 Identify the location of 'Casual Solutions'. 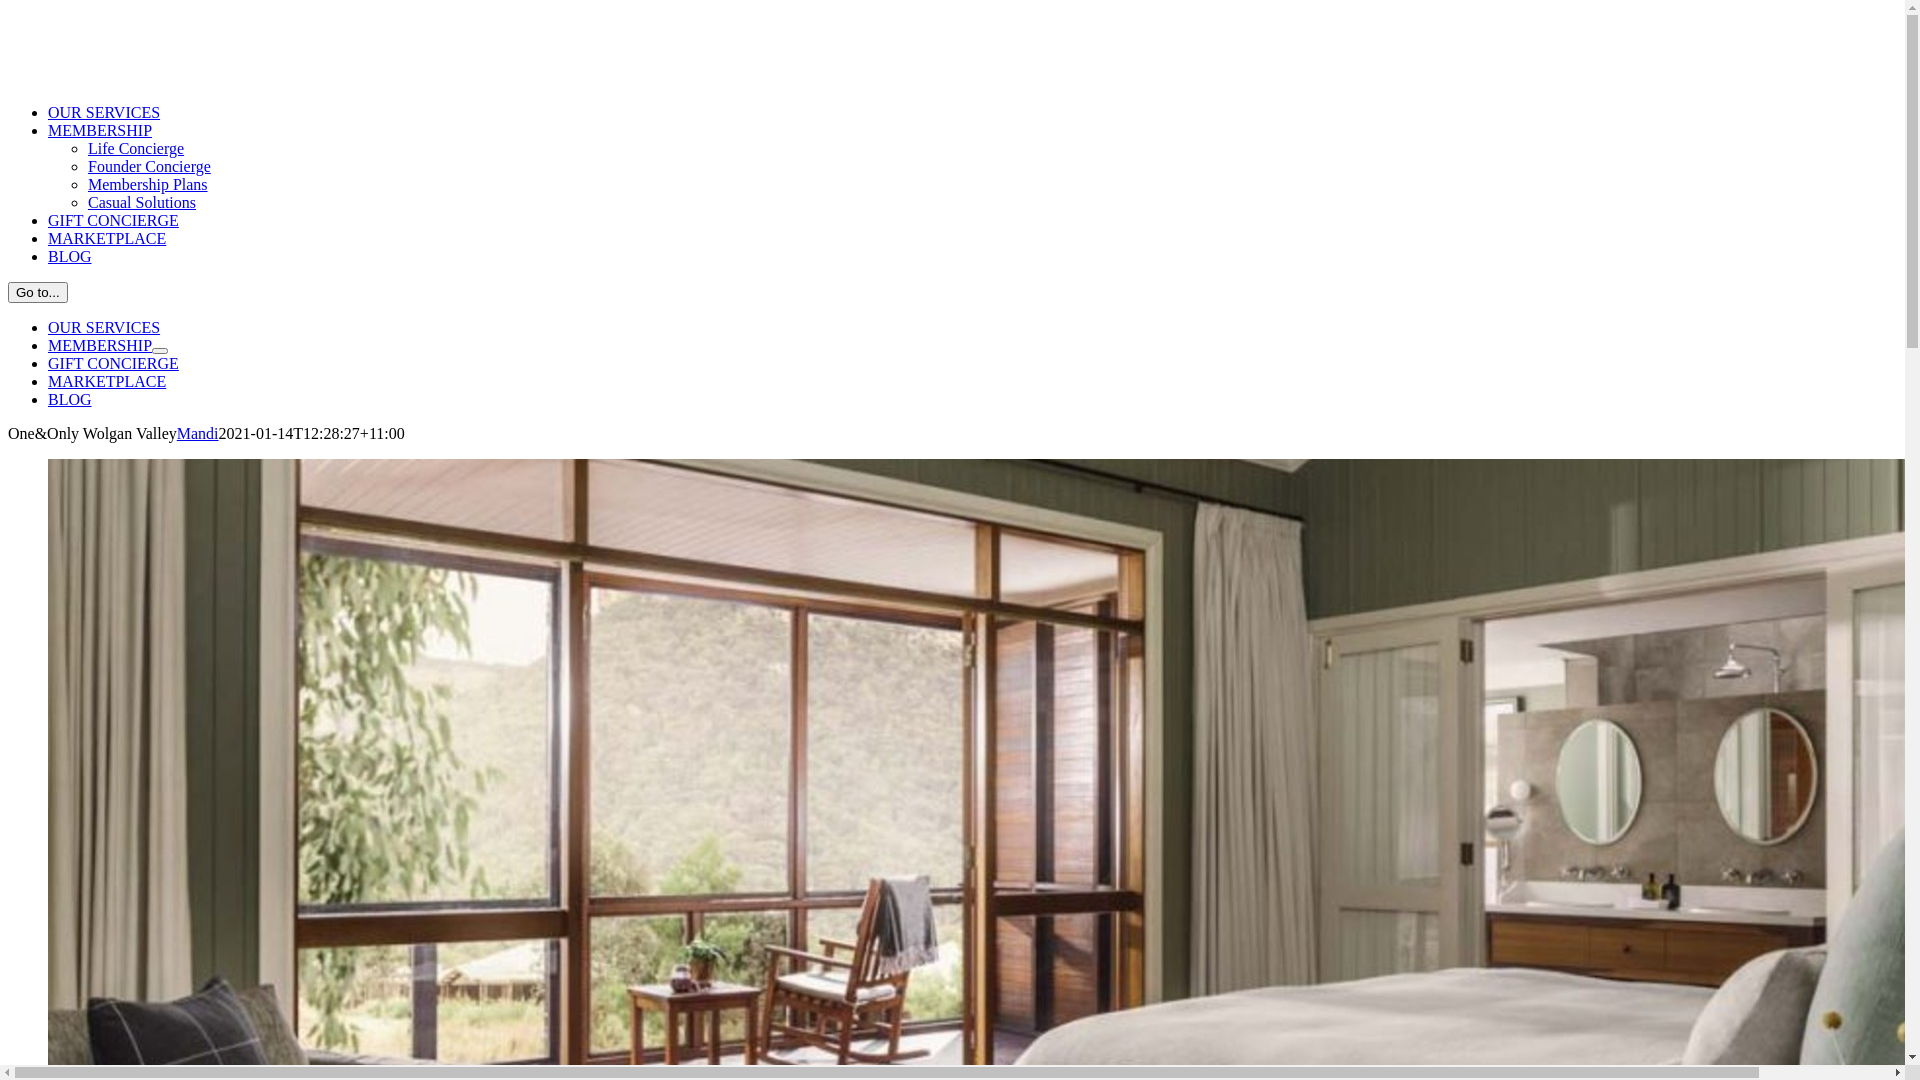
(86, 202).